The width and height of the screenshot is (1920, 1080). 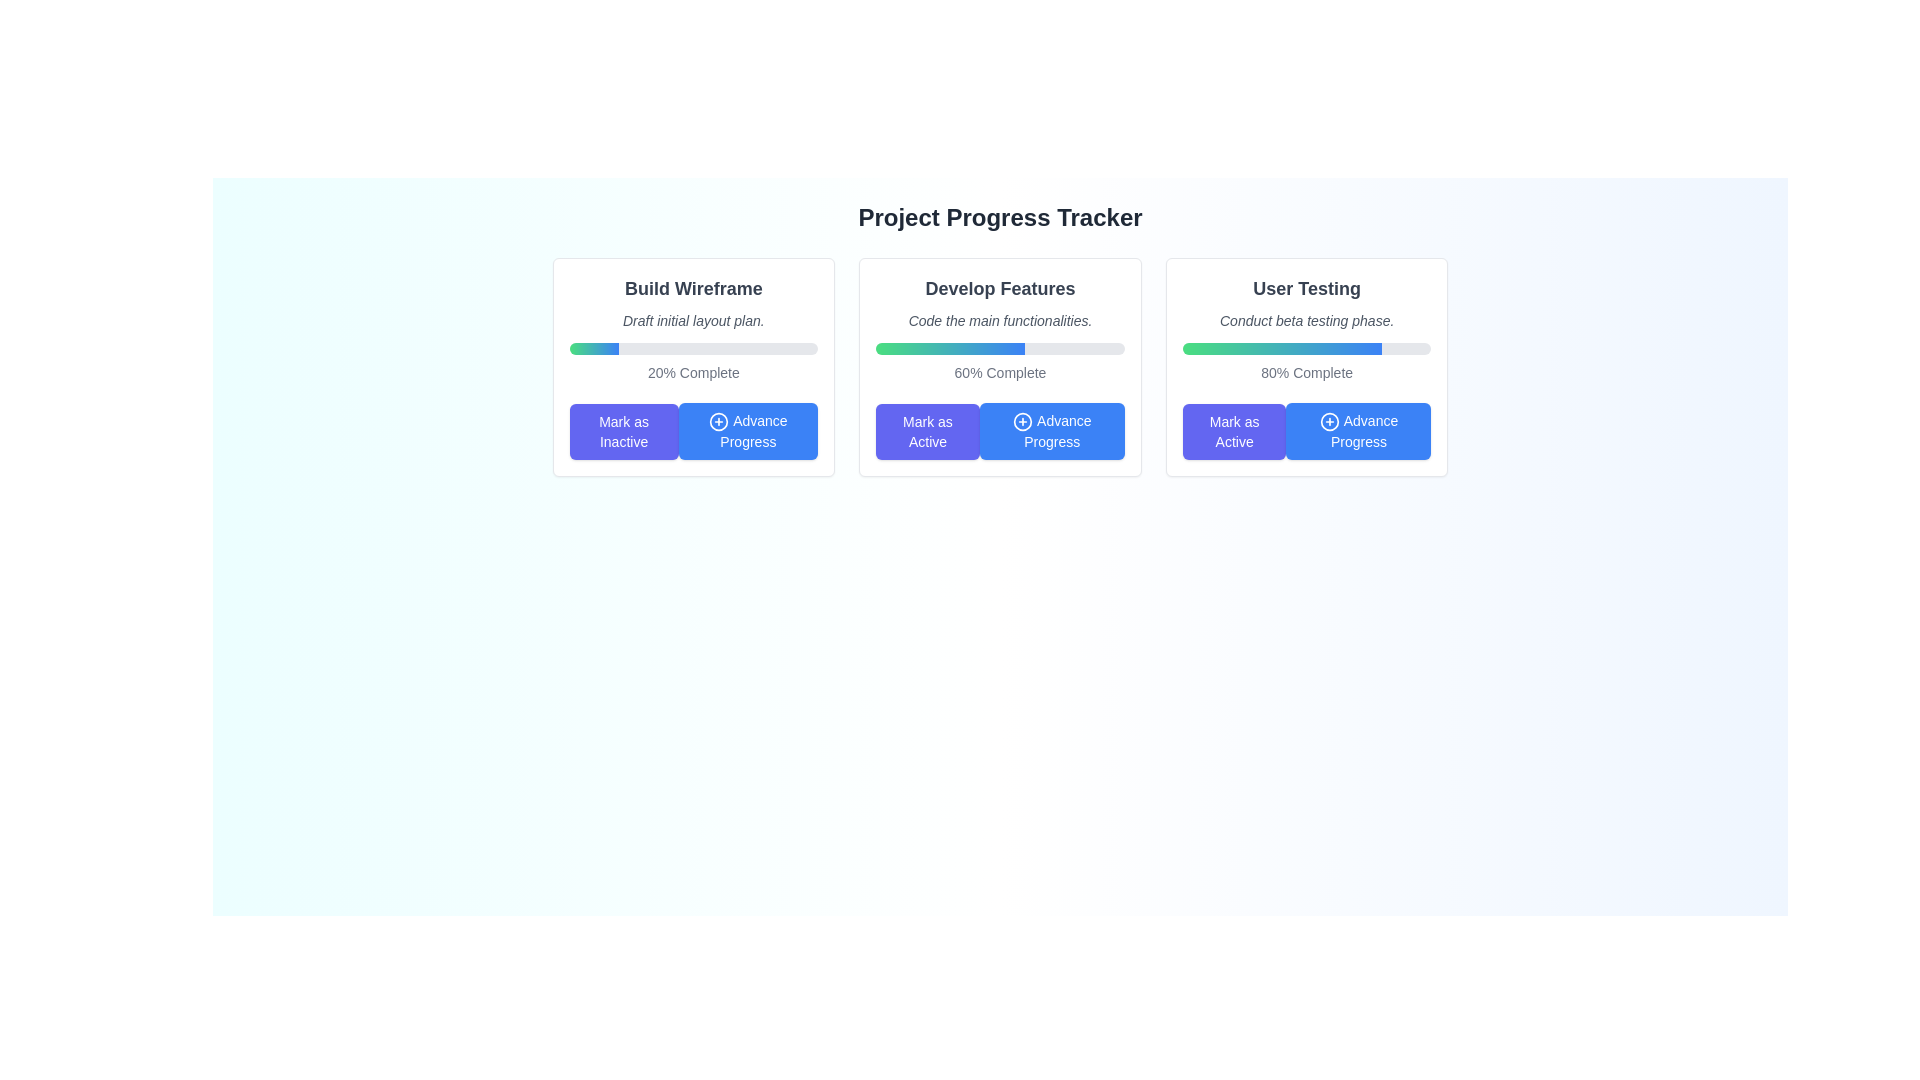 I want to click on the 'Advance Progress' button by clicking on the decorative icon located to the right of the button text in the 'User Testing' section, so click(x=1329, y=421).